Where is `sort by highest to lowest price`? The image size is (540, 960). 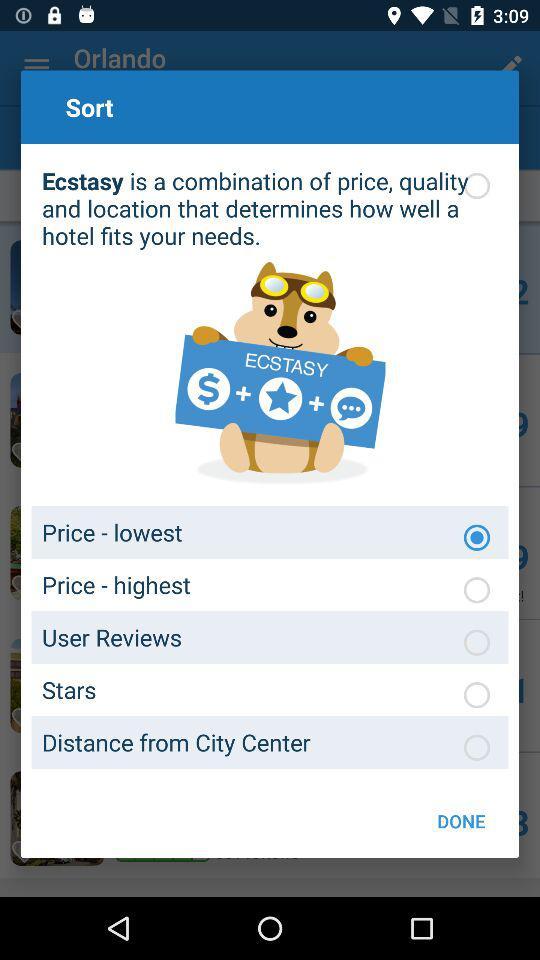
sort by highest to lowest price is located at coordinates (475, 590).